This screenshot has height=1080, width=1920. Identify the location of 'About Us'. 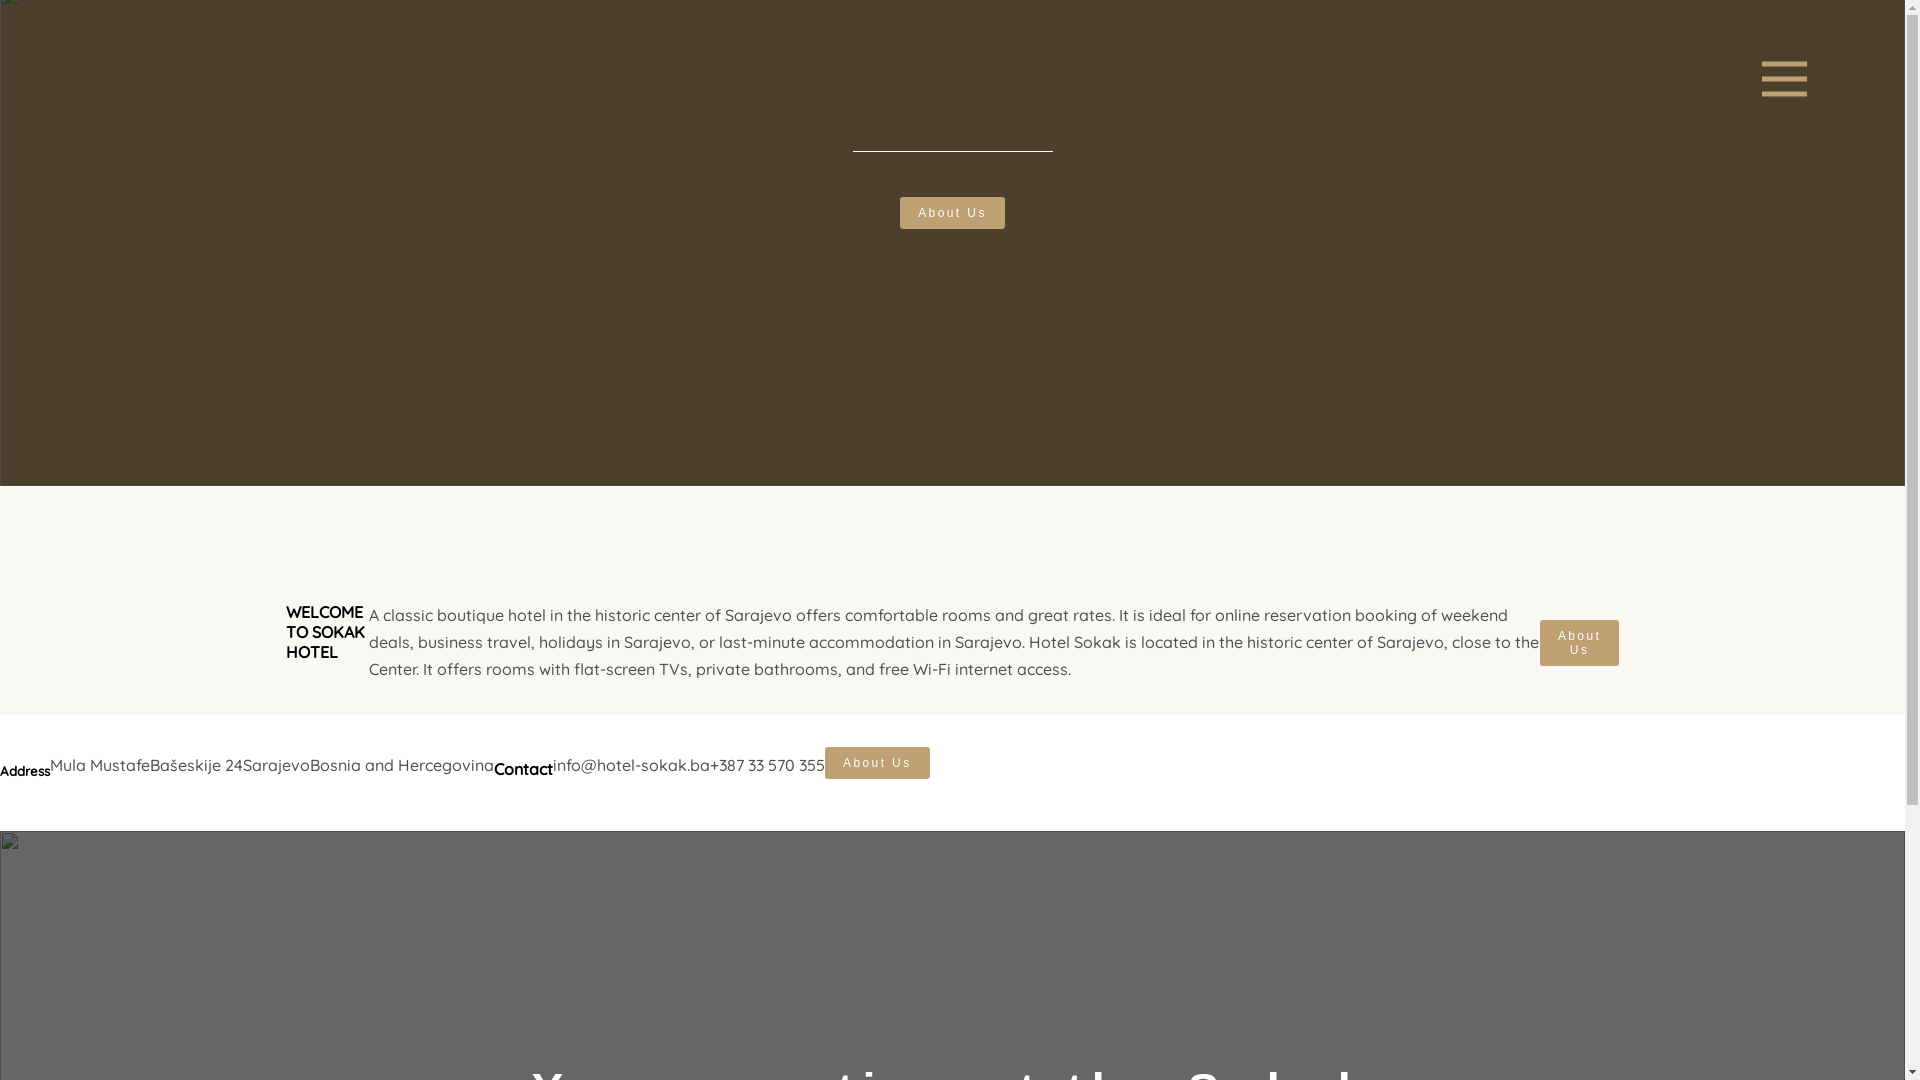
(951, 212).